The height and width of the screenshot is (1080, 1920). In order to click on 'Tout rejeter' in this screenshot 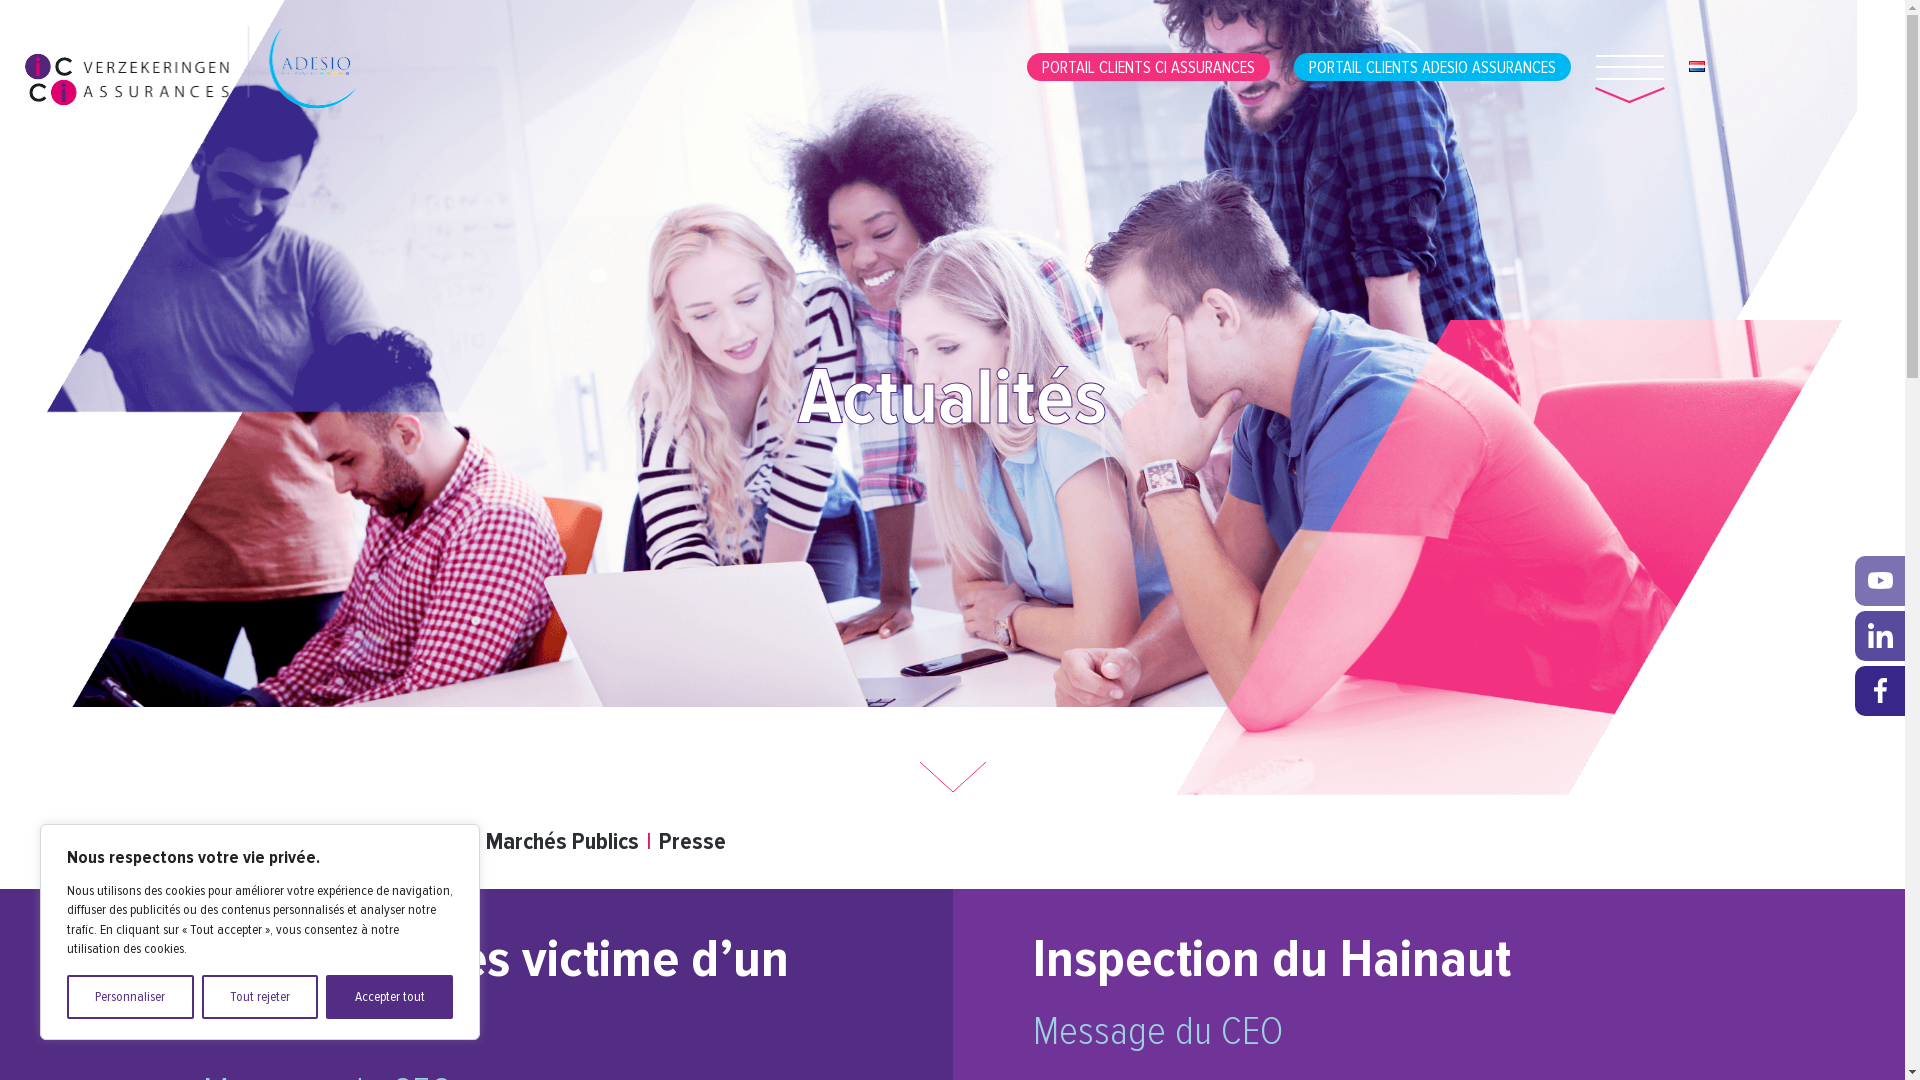, I will do `click(259, 996)`.